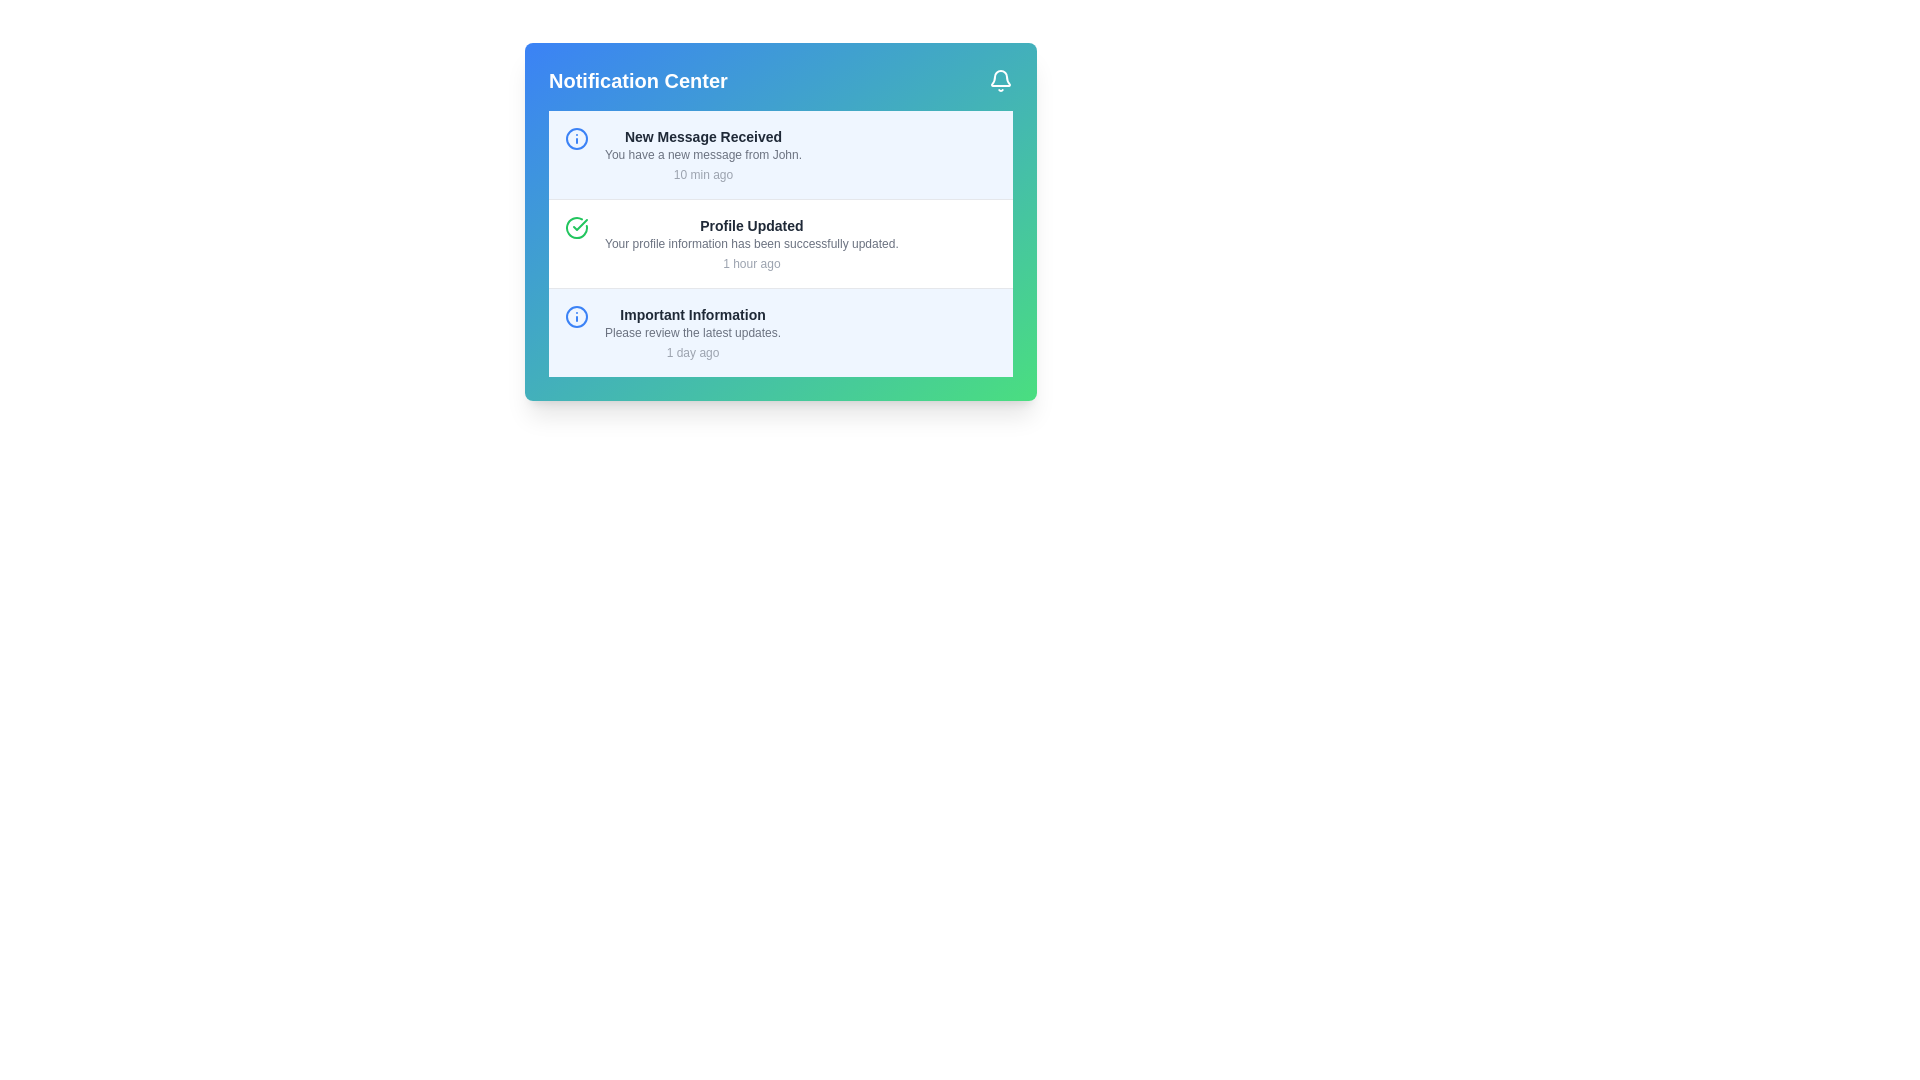 This screenshot has height=1080, width=1920. What do you see at coordinates (693, 331) in the screenshot?
I see `the third notification card in the Notification Center, which is located below two other notifications, by clicking on it` at bounding box center [693, 331].